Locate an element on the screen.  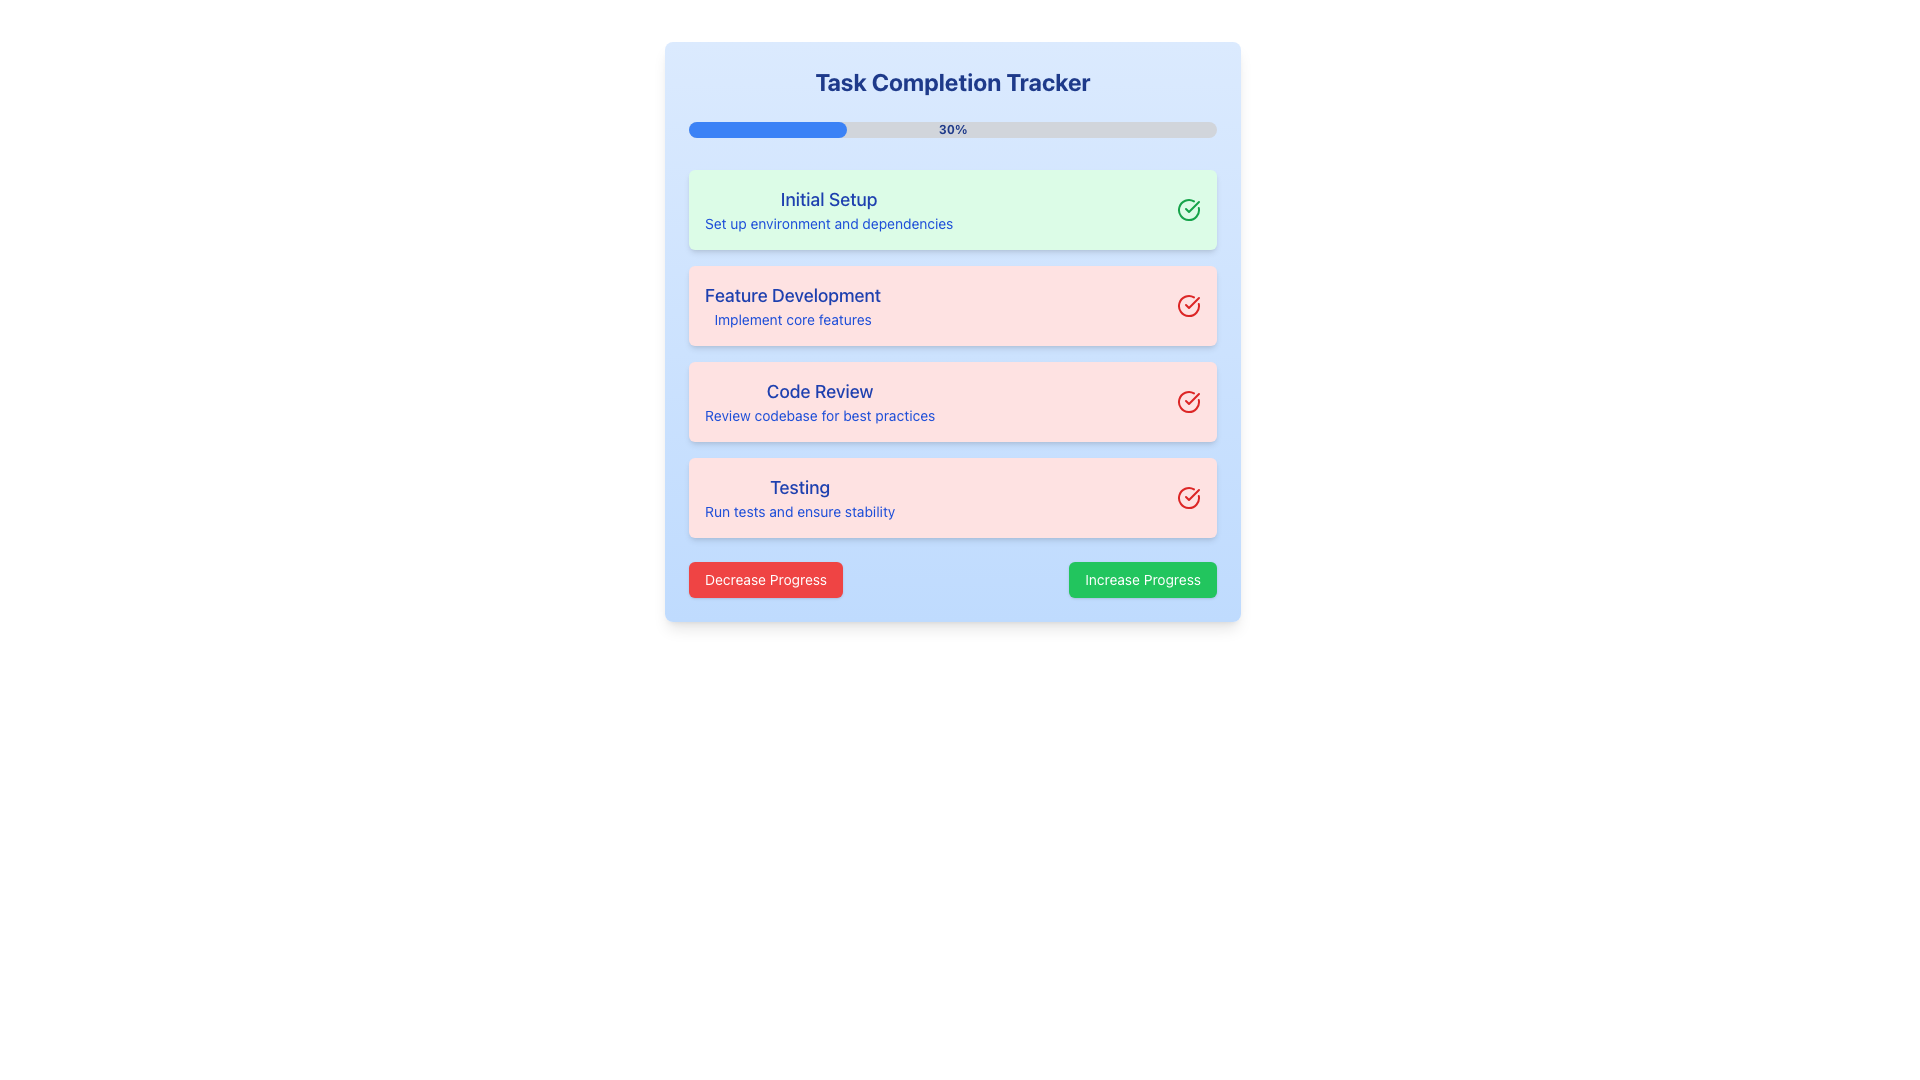
text content of the task card labeled 'Initial Setup', which is the first card in a vertically stacked list of task cards is located at coordinates (952, 209).